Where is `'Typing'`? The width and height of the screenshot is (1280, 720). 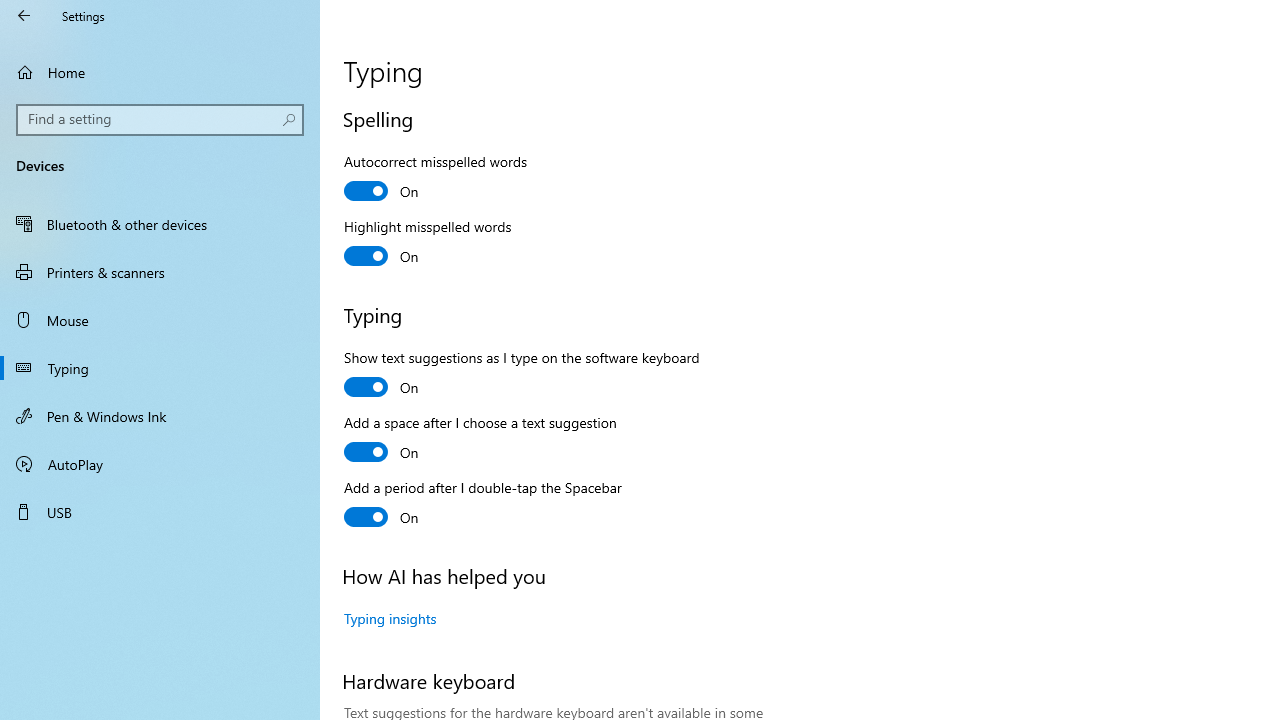 'Typing' is located at coordinates (160, 367).